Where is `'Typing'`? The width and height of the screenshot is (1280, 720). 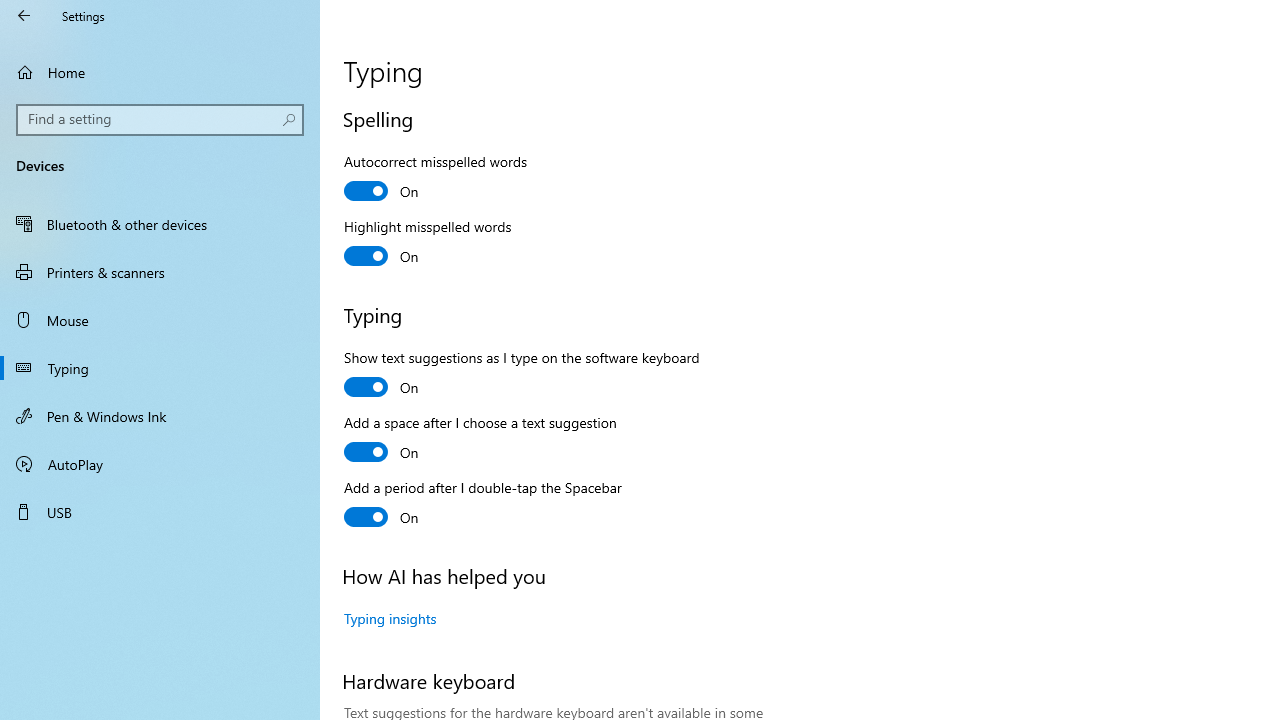 'Typing' is located at coordinates (160, 367).